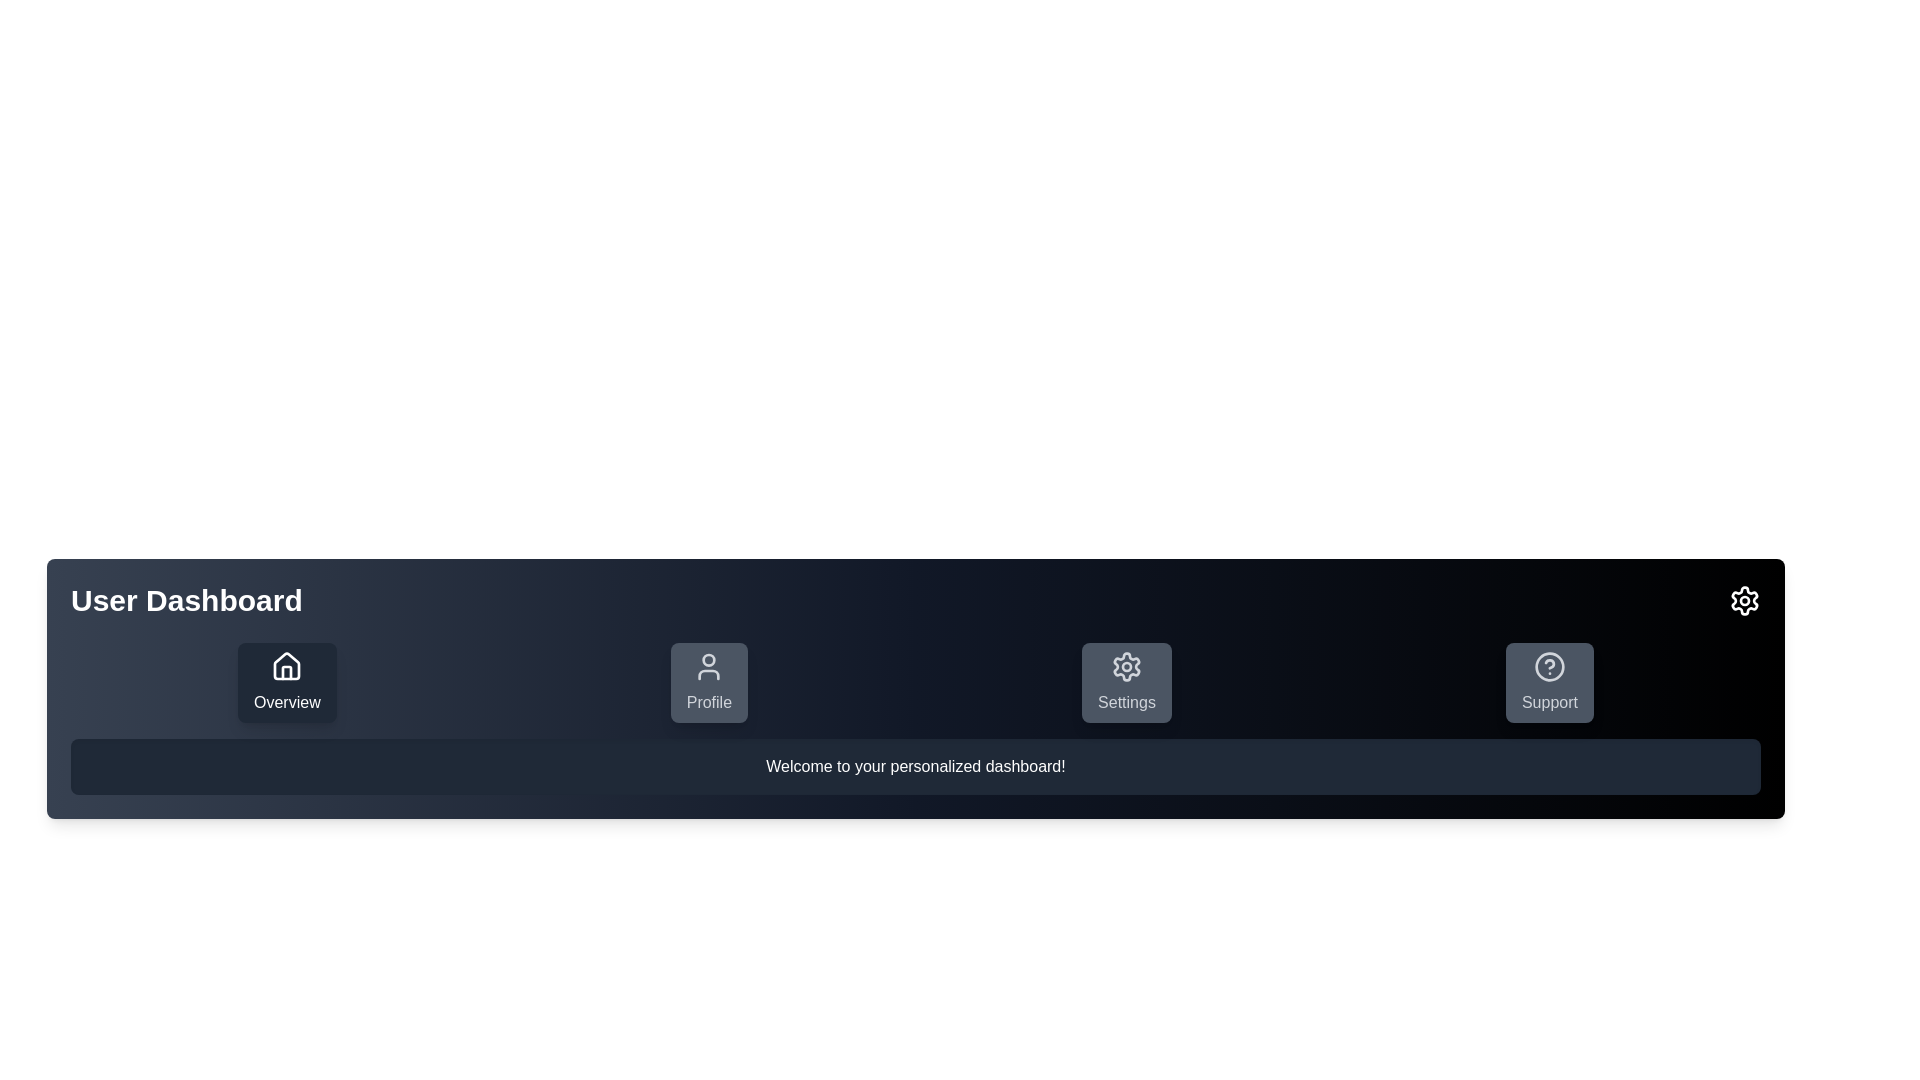  Describe the element at coordinates (1127, 667) in the screenshot. I see `the gear-shaped icon within the 'Settings' button` at that location.